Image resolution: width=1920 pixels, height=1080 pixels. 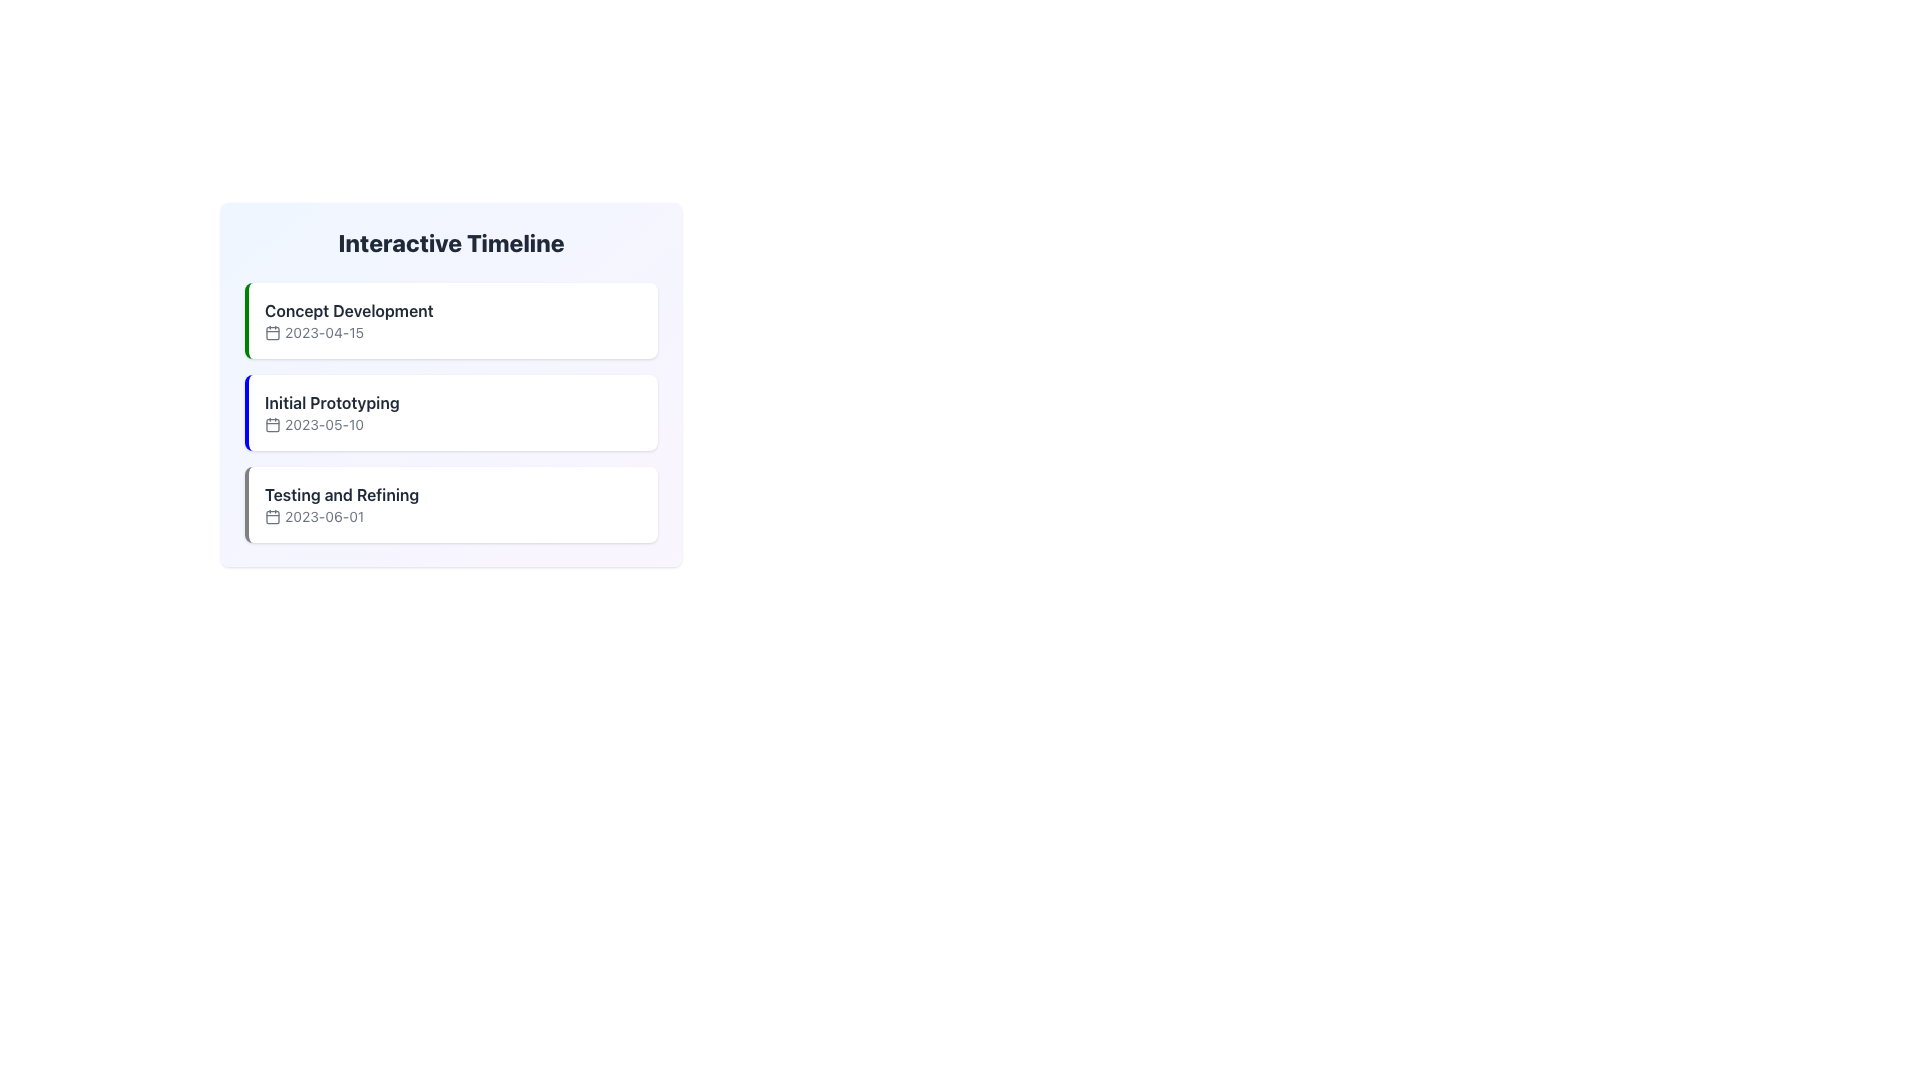 I want to click on the Text Display with Icon titled 'Concept Development' that shows the date '2023-04-15', located in the 'Interactive Timeline' panel, so click(x=349, y=319).